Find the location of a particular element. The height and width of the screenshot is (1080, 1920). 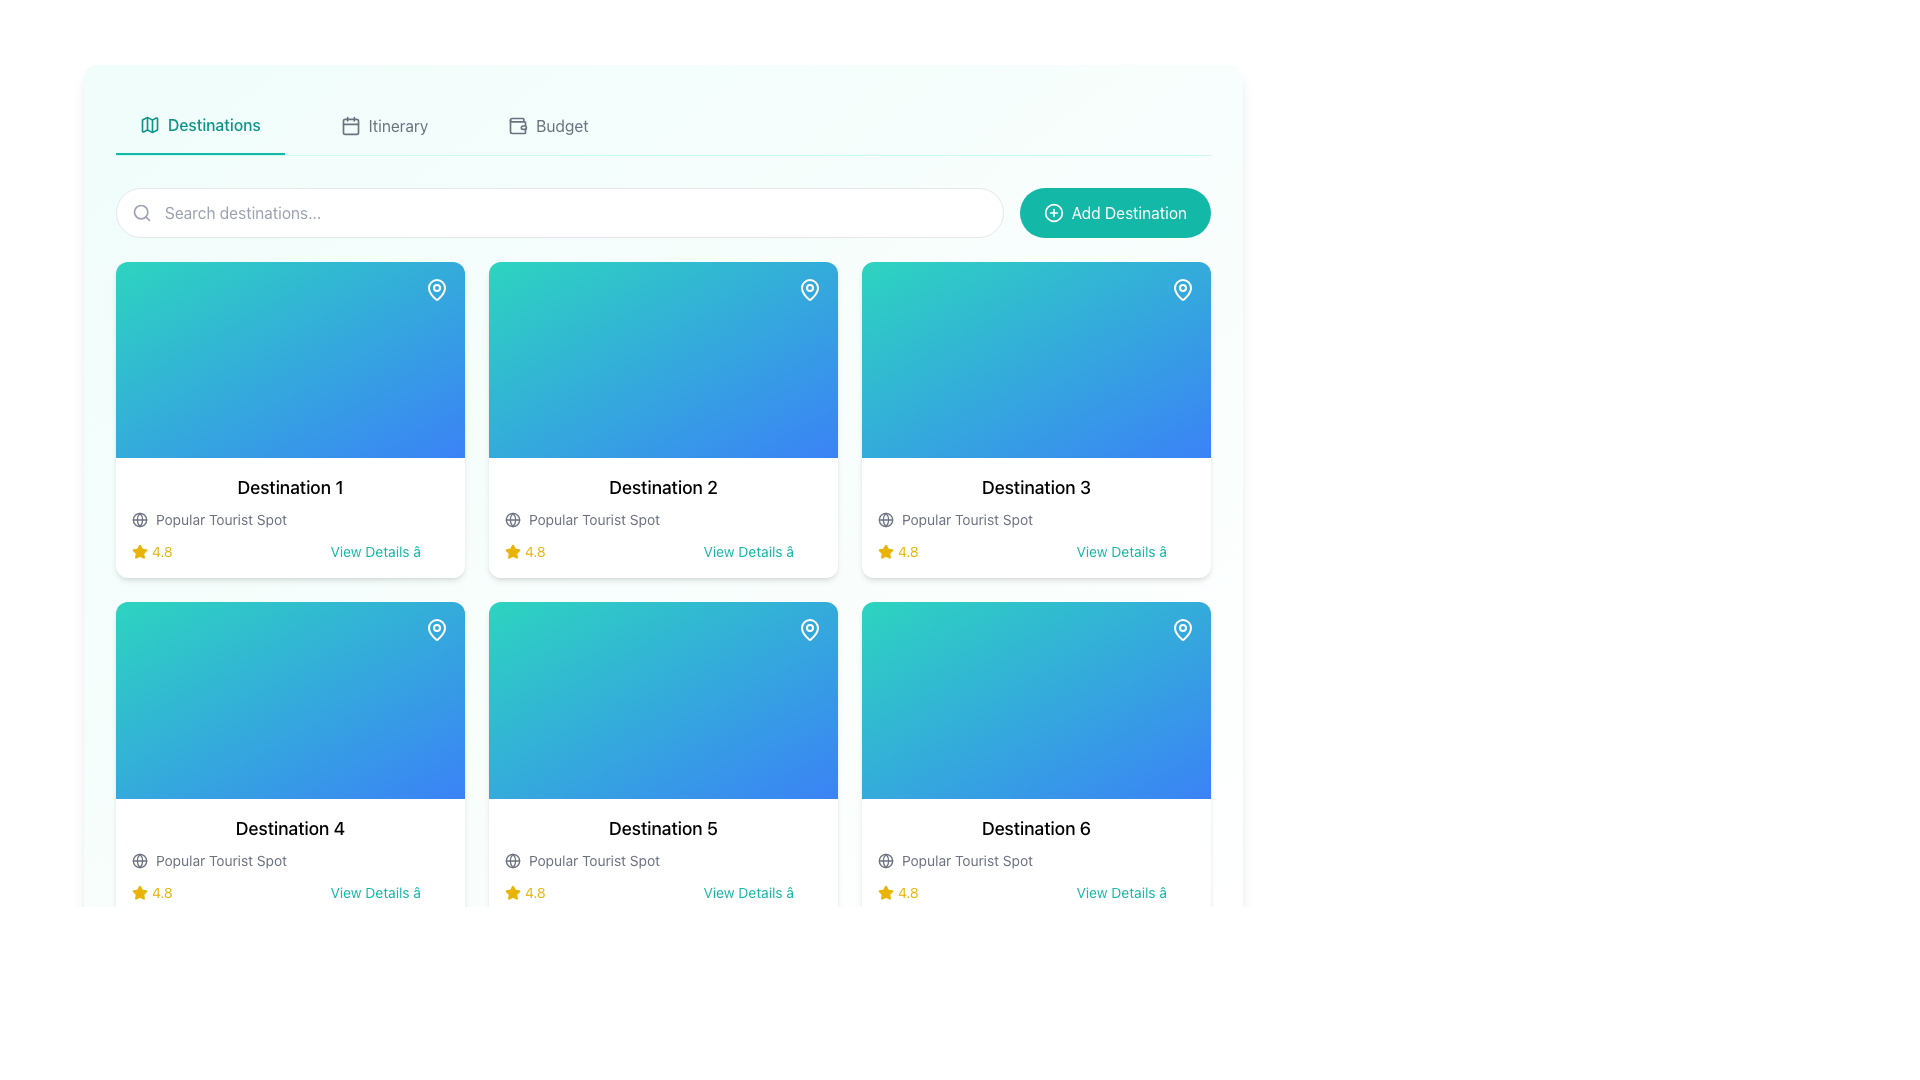

the numeric text element displaying the value '4.8', which is styled in a bold yellow font and positioned to the right of a small yellow star icon in the rating display for 'Destination 1' is located at coordinates (535, 552).